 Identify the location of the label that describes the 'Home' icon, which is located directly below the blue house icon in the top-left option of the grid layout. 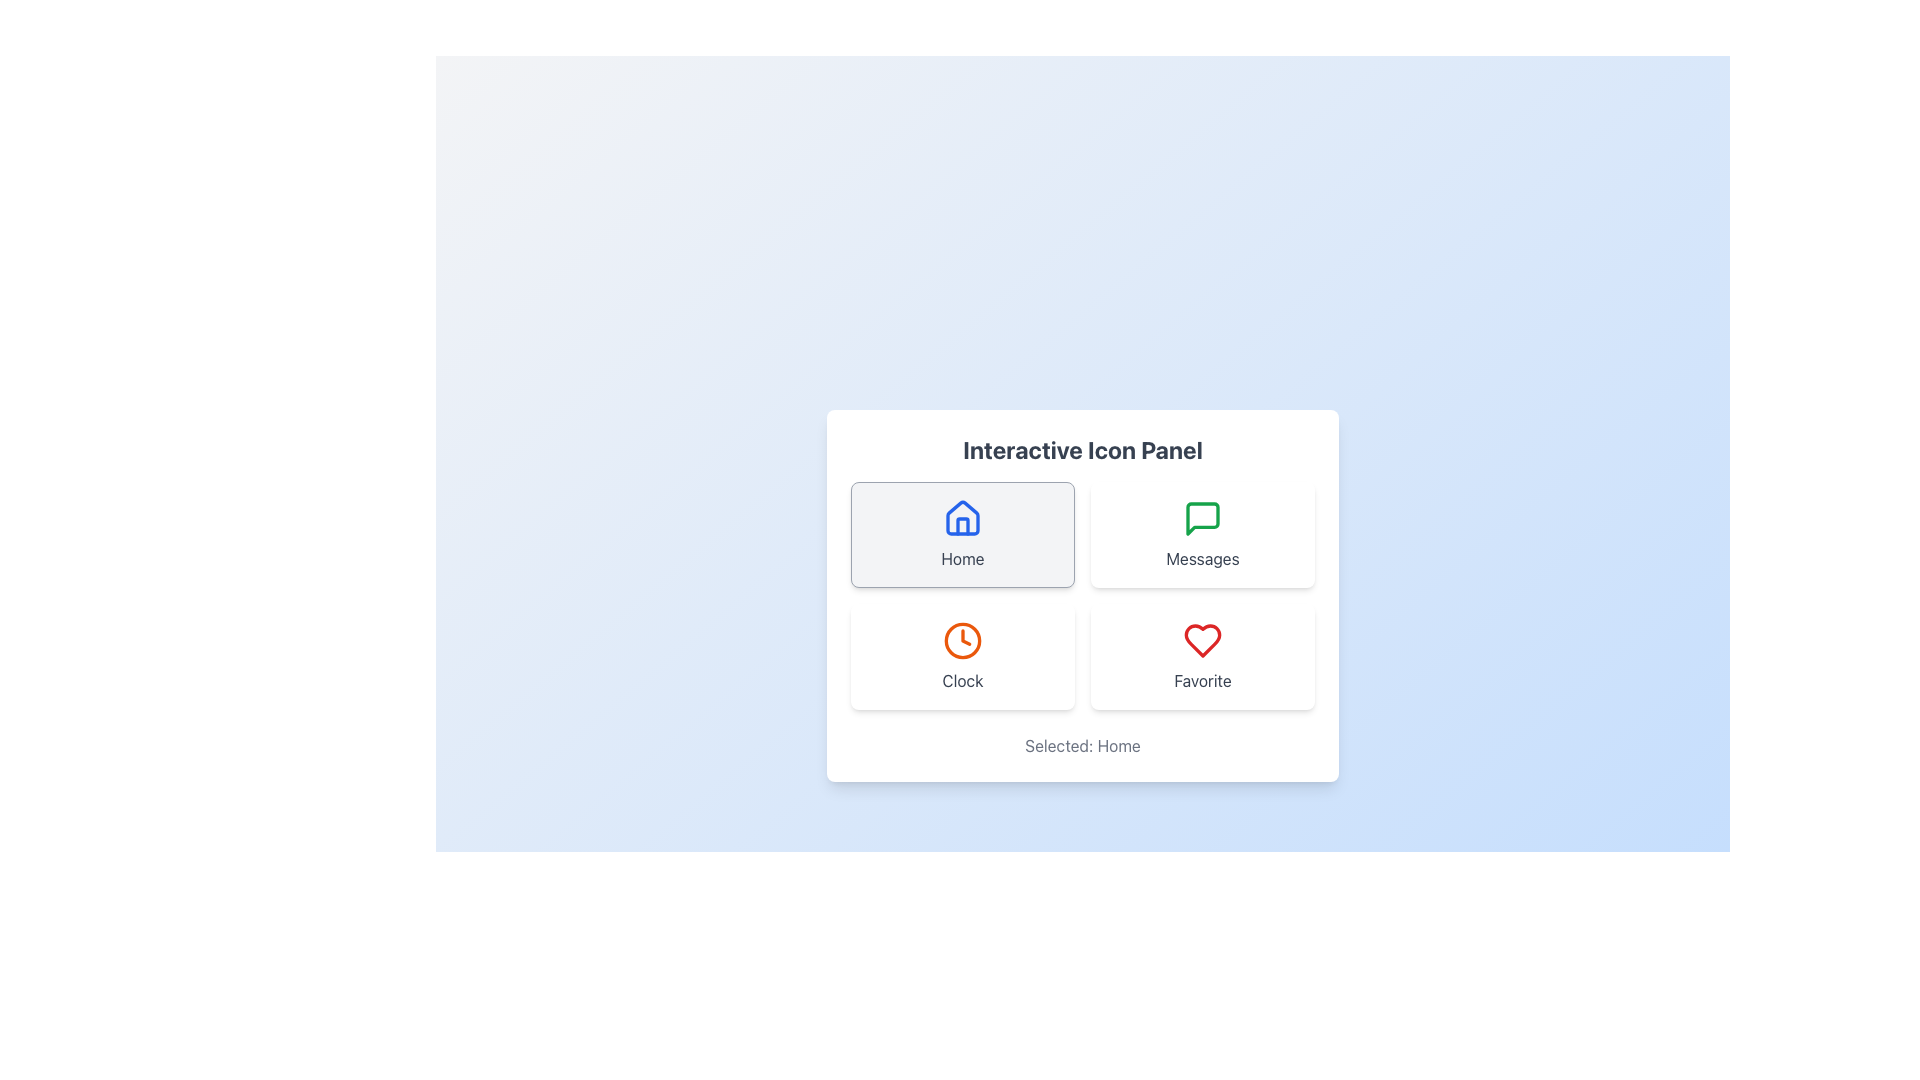
(963, 559).